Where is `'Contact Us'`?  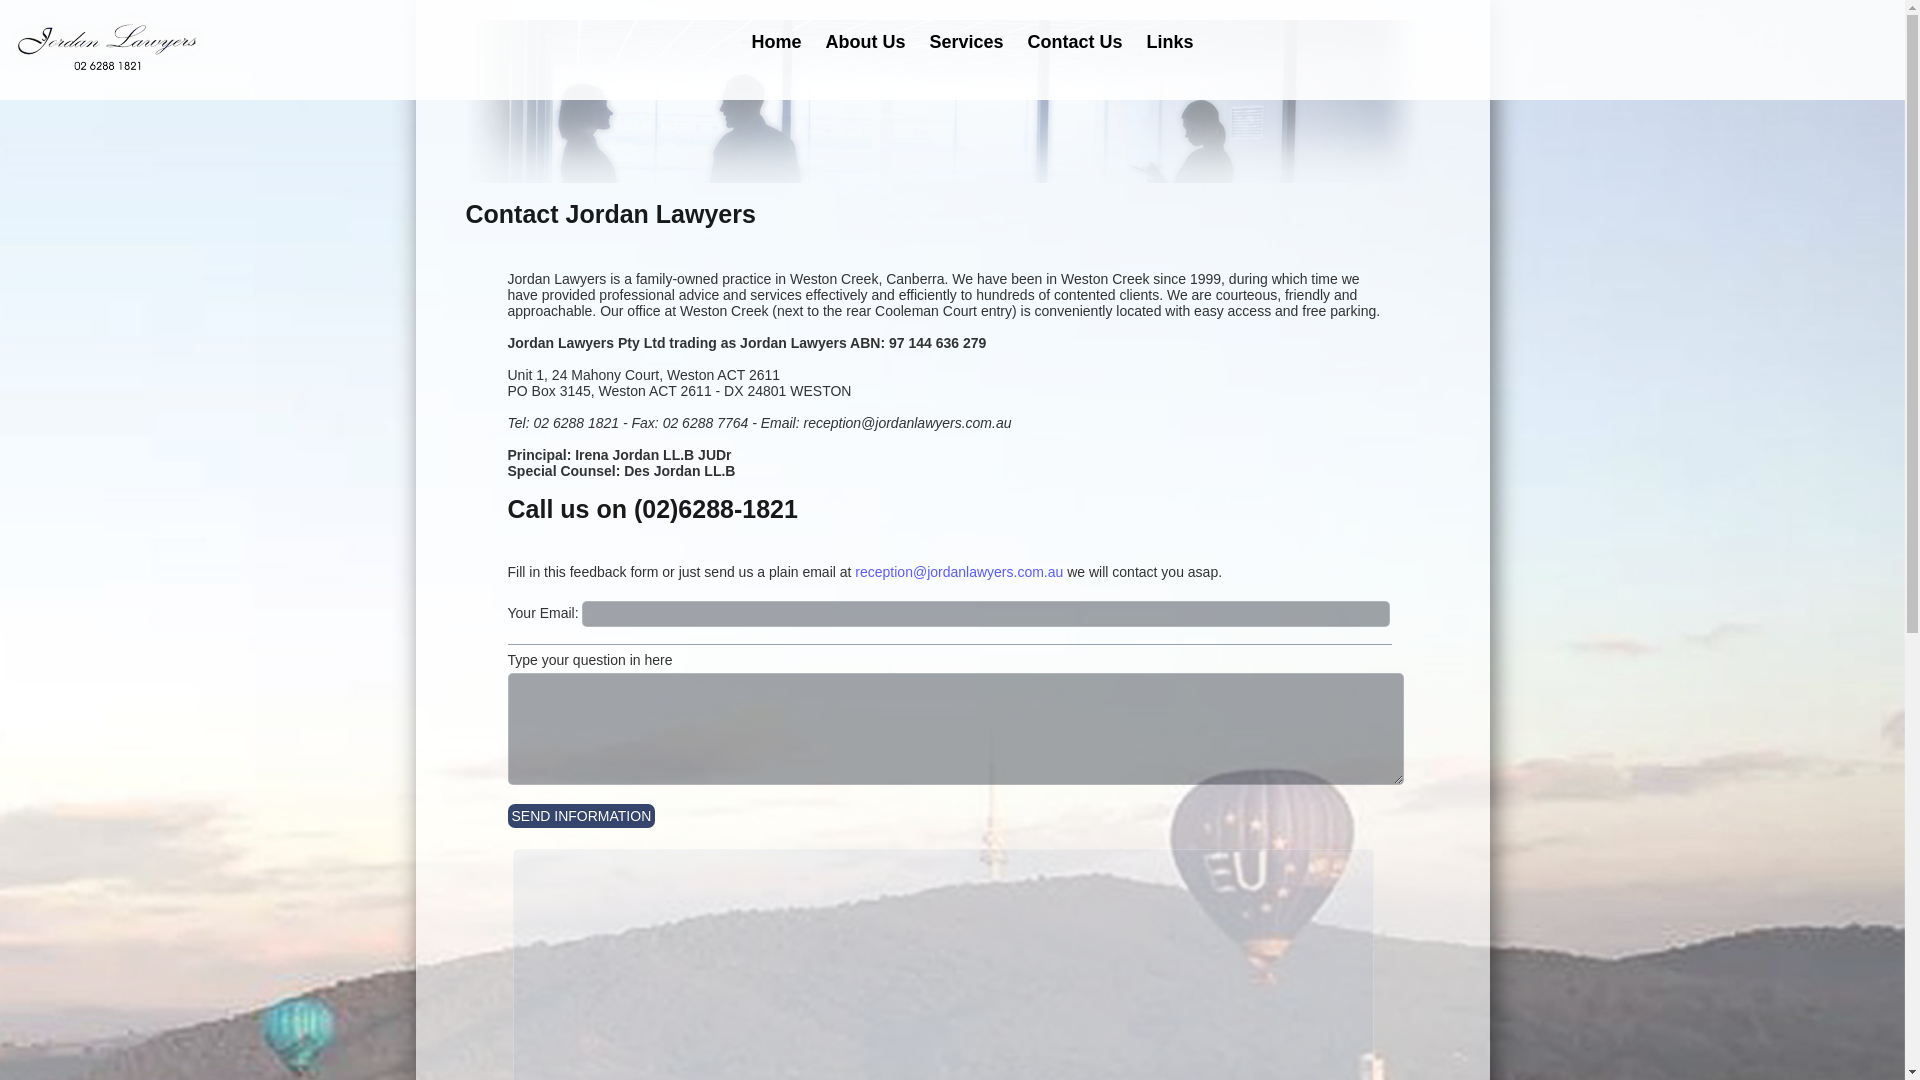
'Contact Us' is located at coordinates (1016, 42).